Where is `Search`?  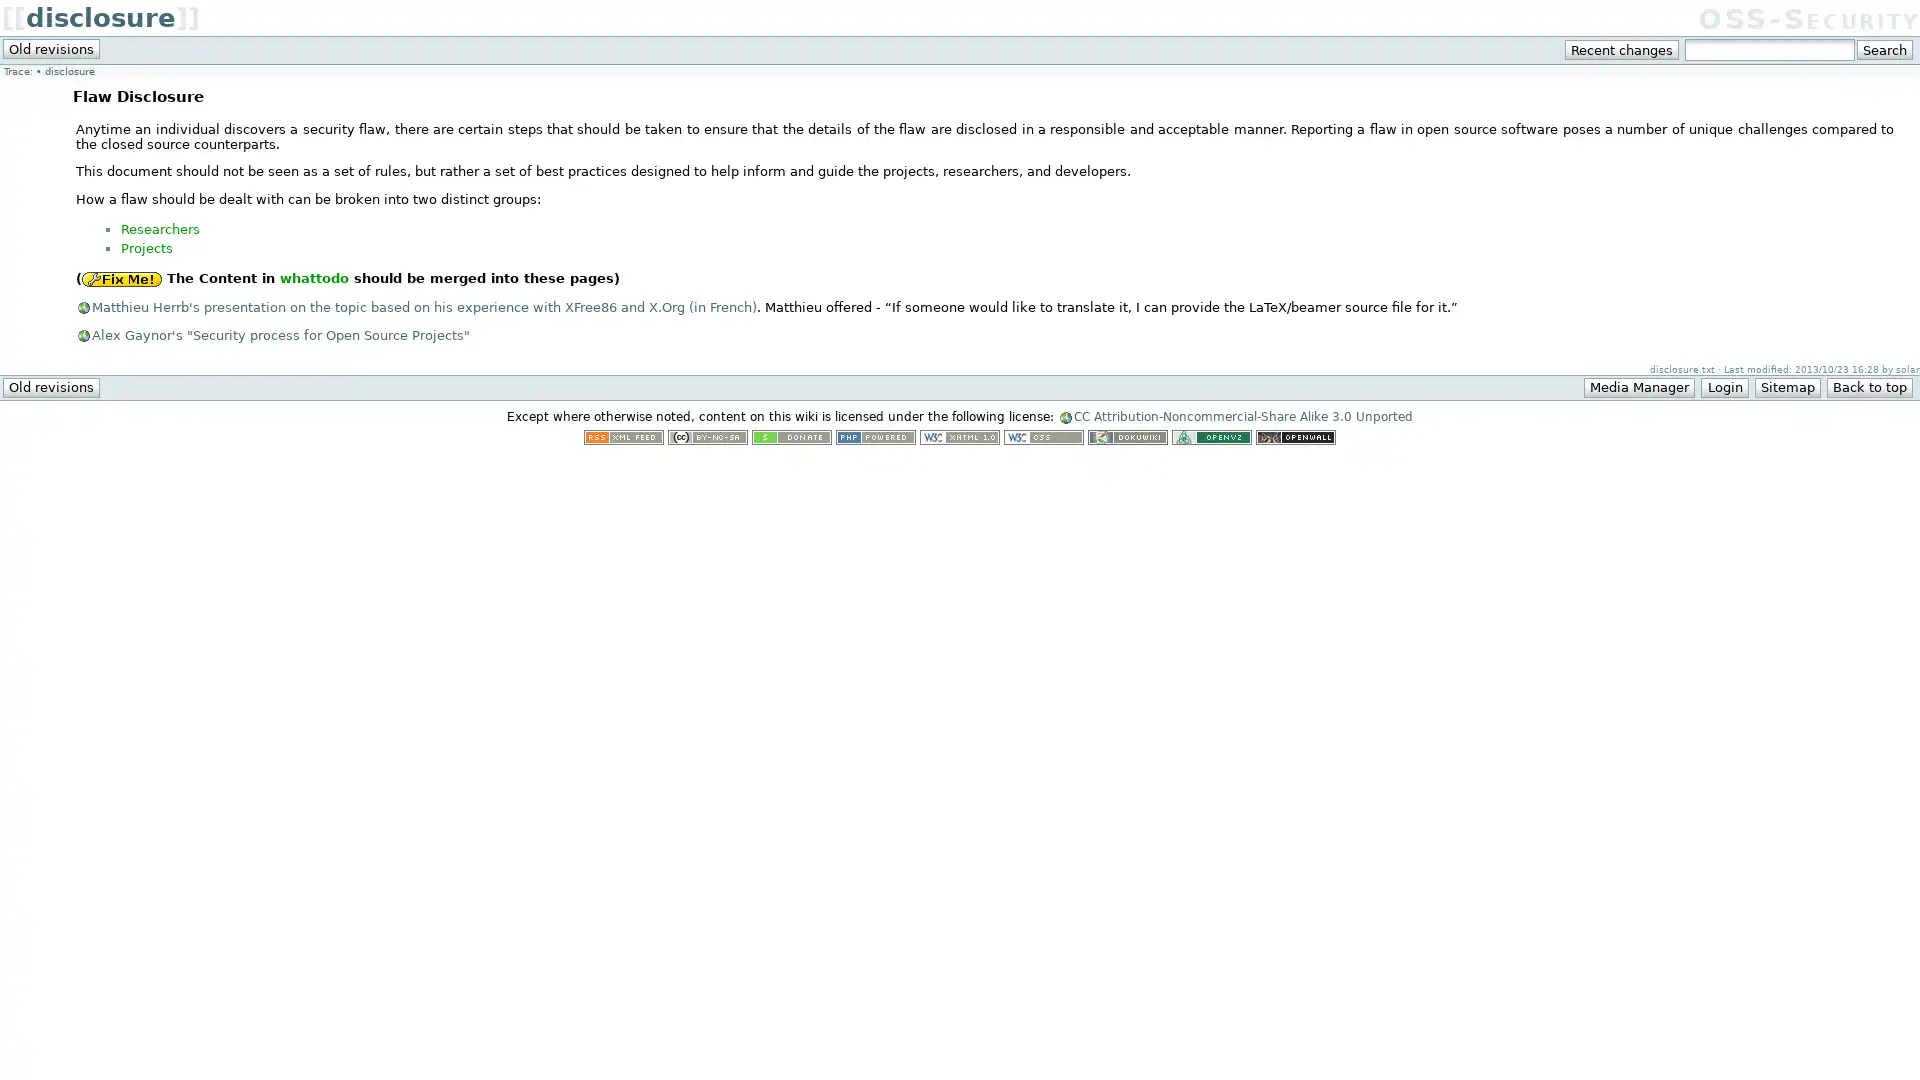
Search is located at coordinates (1883, 49).